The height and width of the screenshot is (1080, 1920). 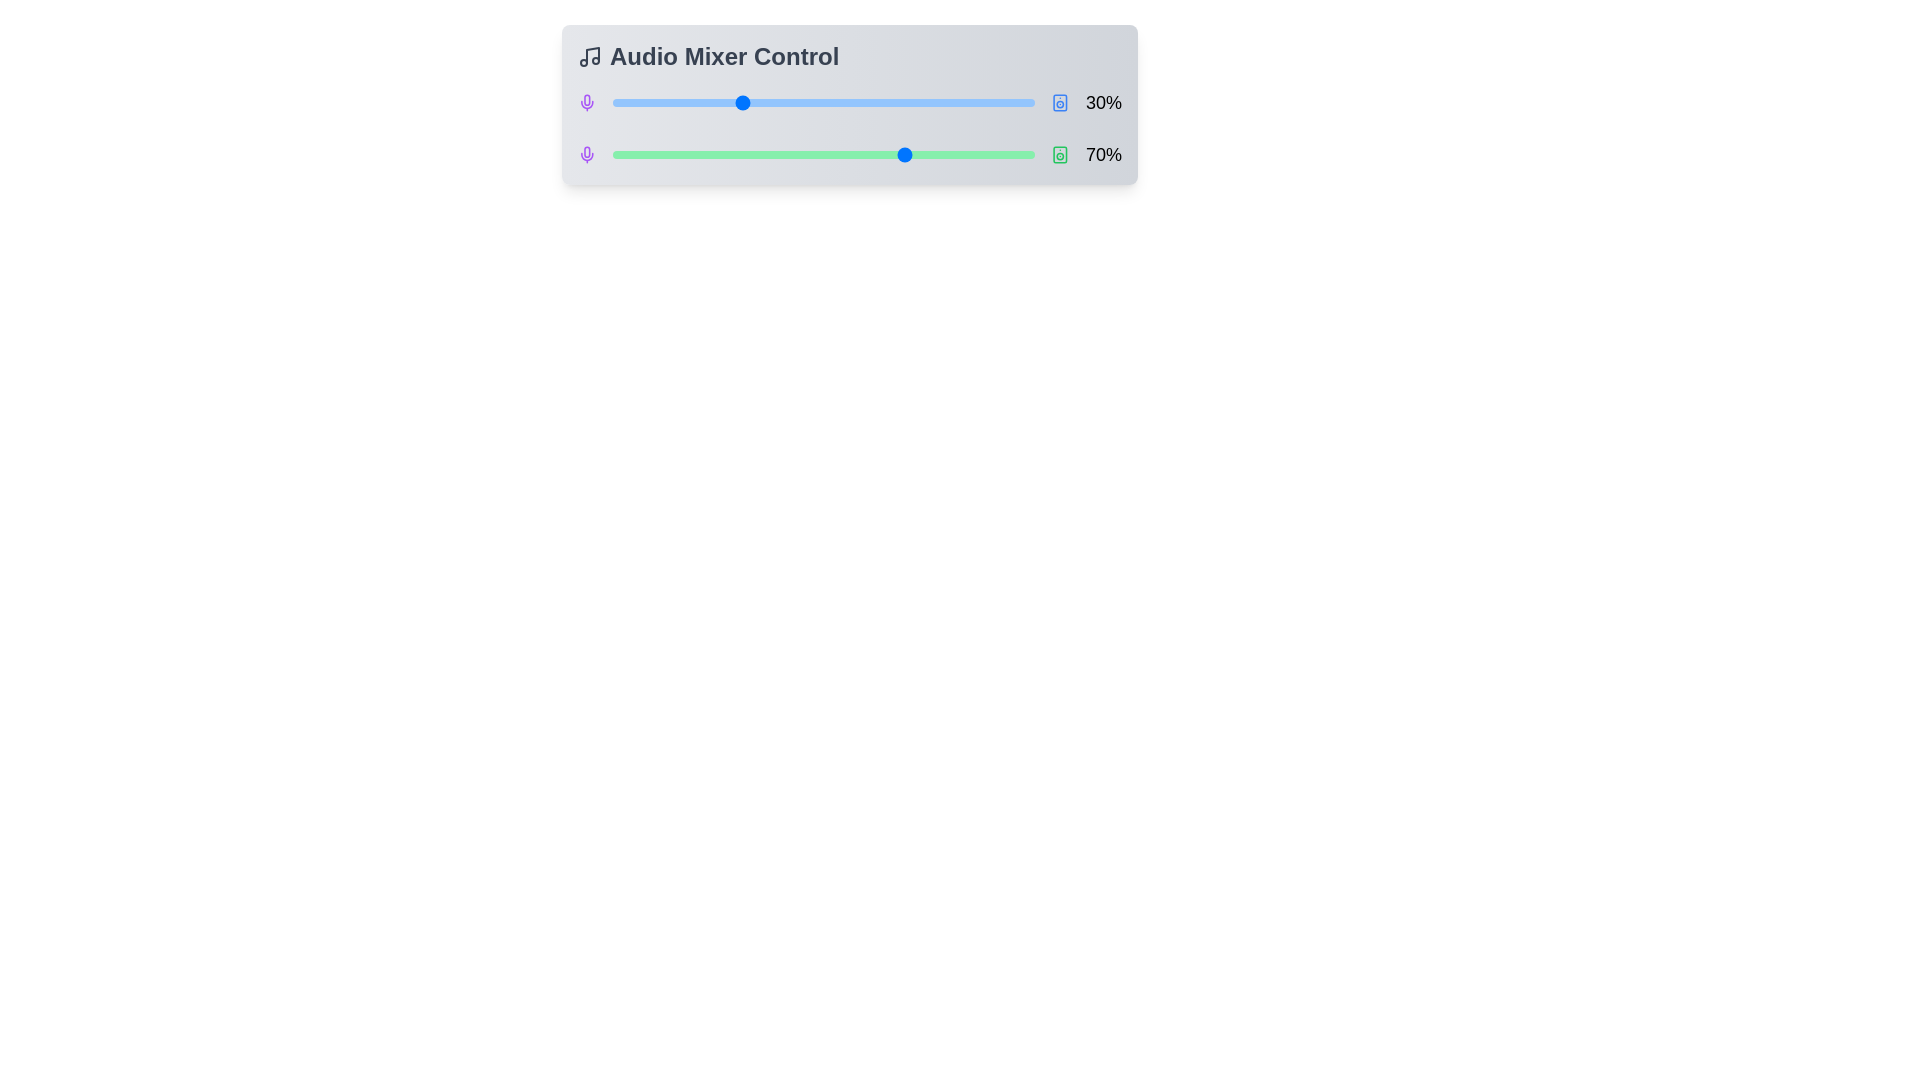 What do you see at coordinates (937, 153) in the screenshot?
I see `the slider` at bounding box center [937, 153].